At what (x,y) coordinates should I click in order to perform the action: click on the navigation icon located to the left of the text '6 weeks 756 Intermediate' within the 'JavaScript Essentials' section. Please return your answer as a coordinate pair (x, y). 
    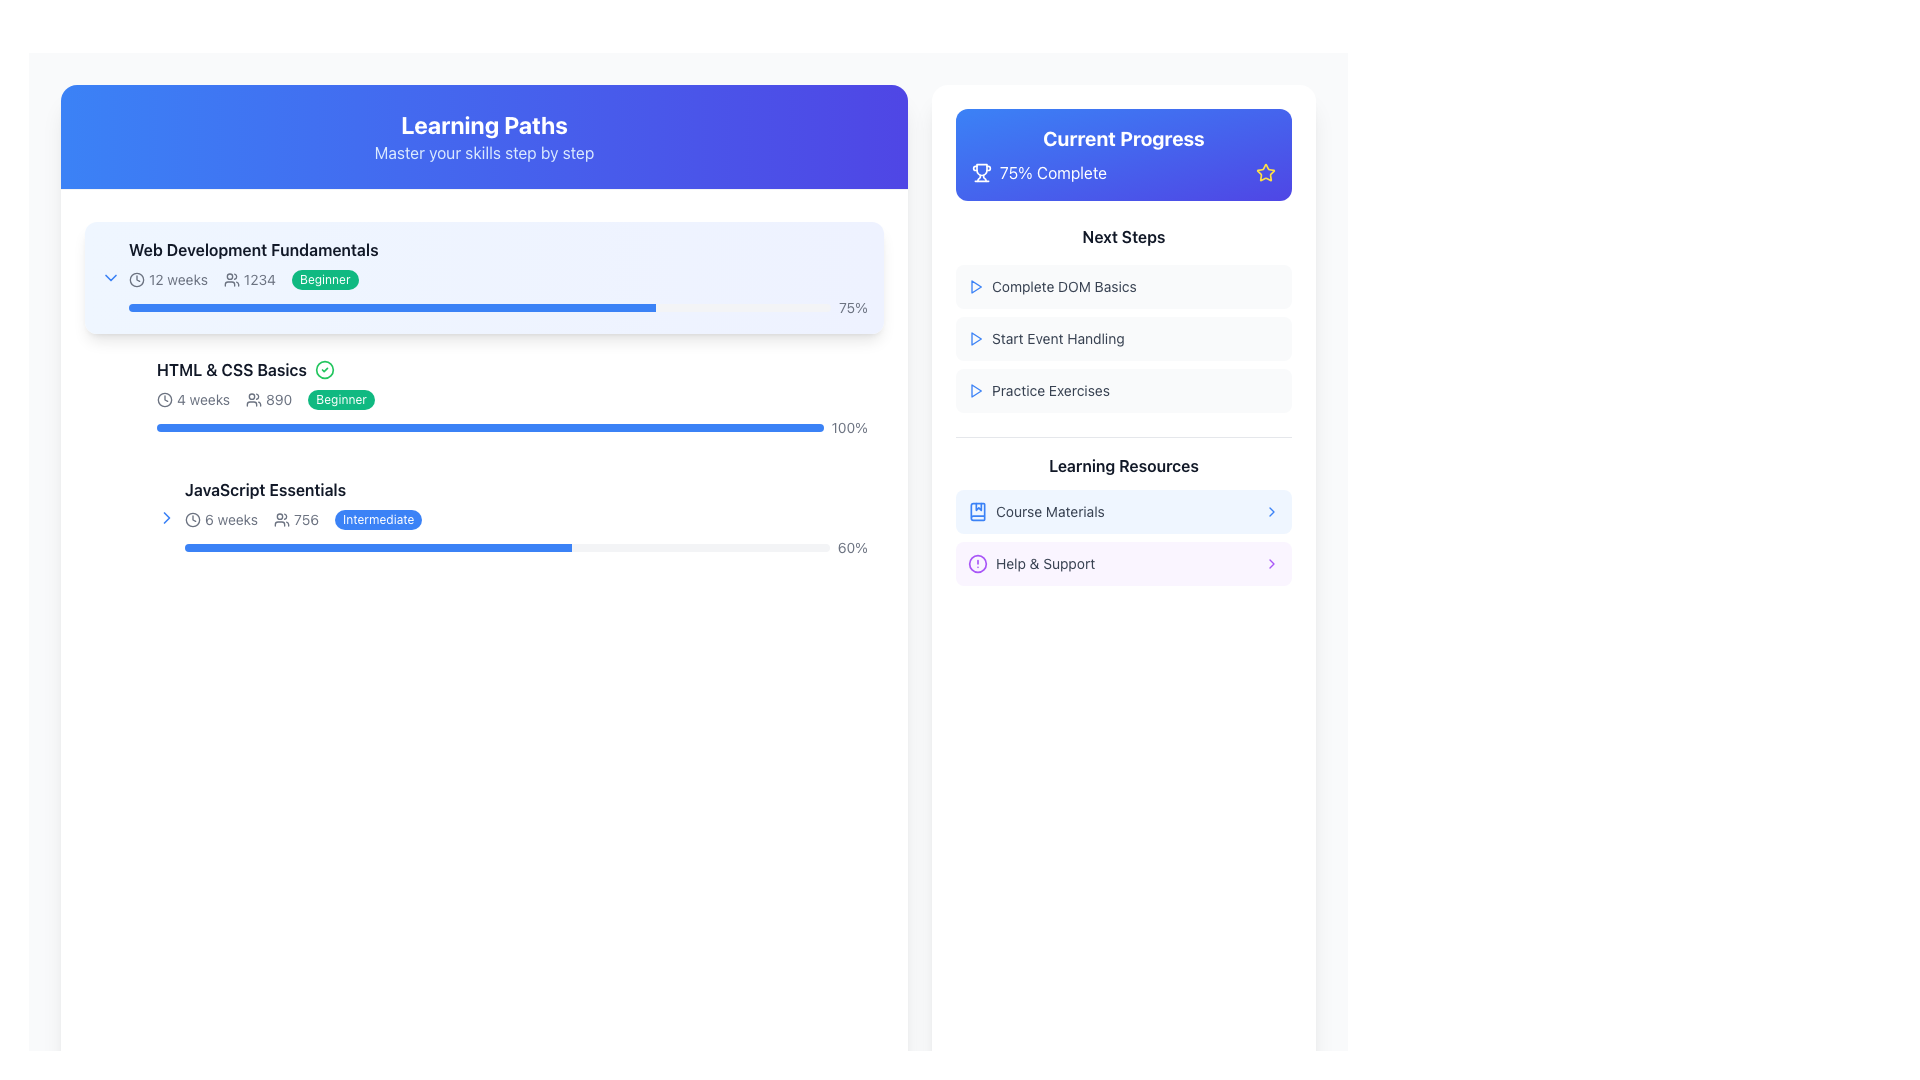
    Looking at the image, I should click on (167, 516).